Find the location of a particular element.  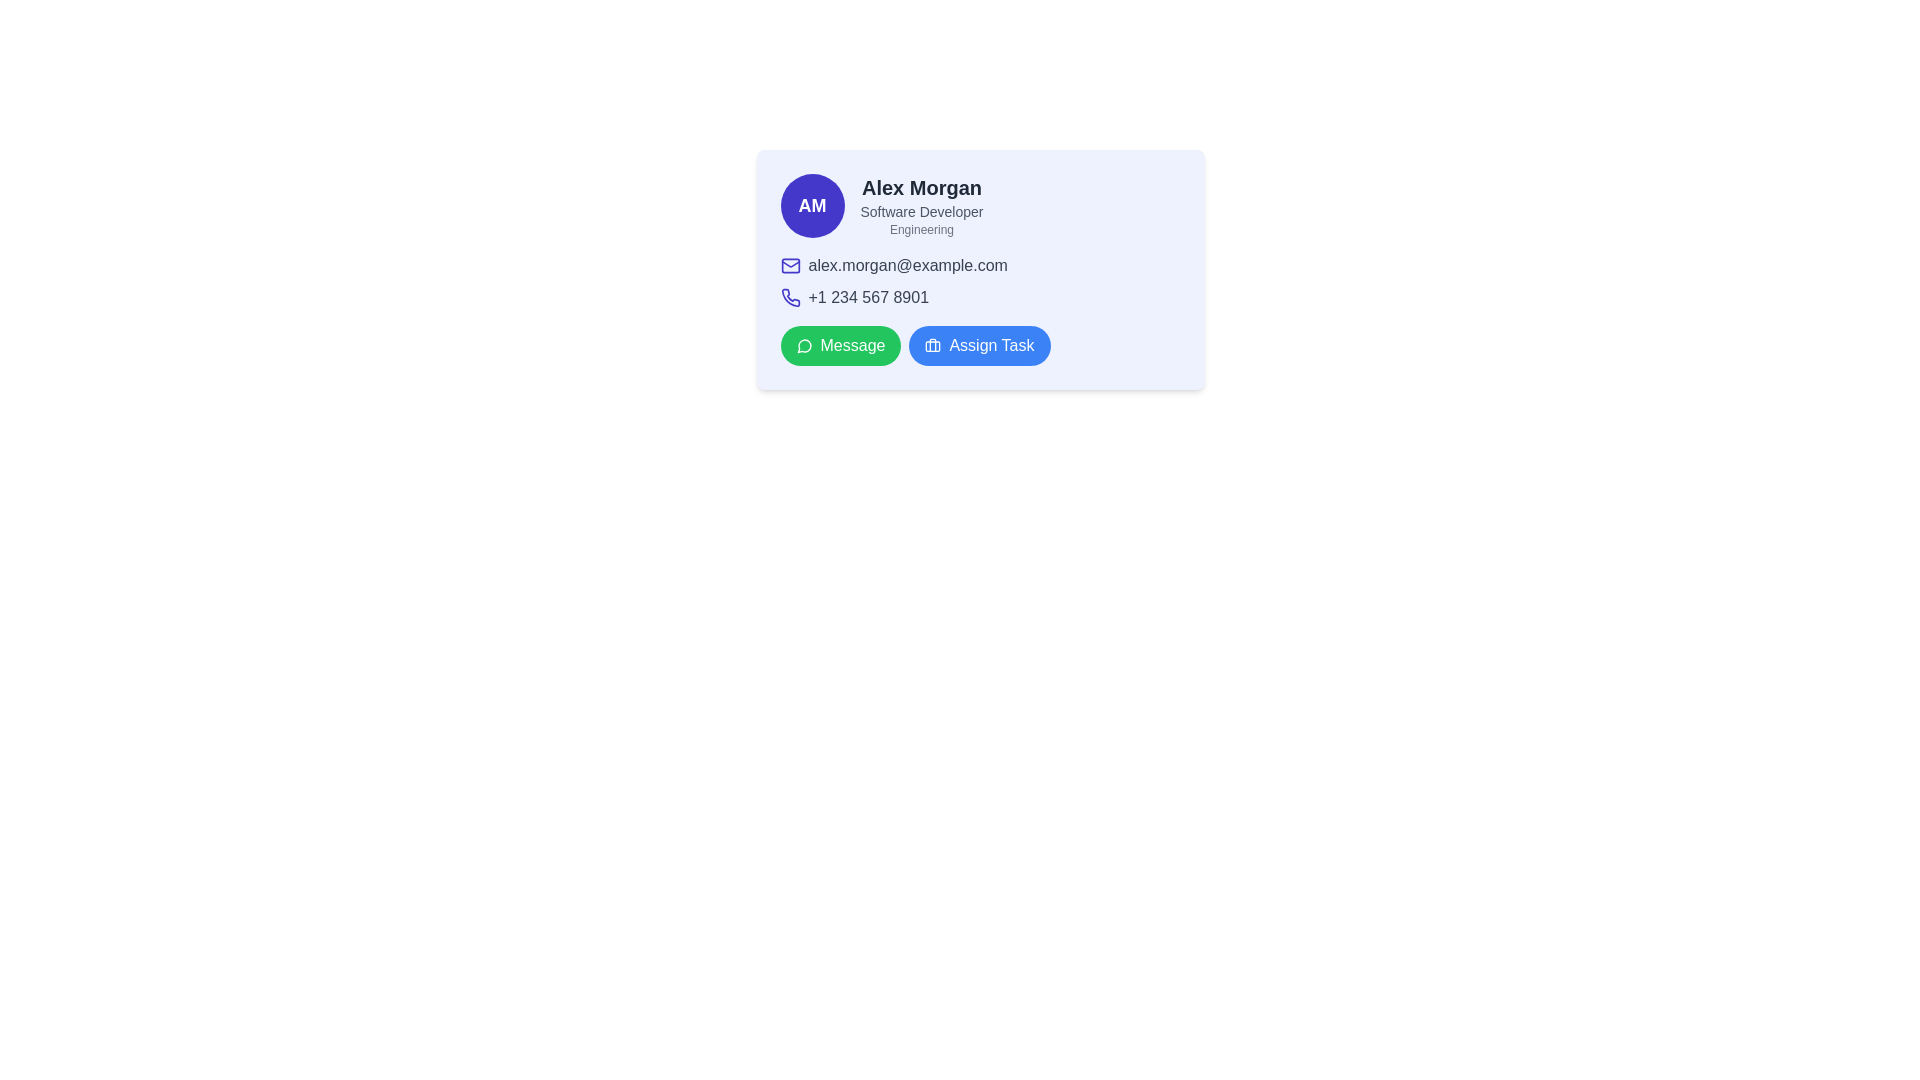

the phone icon, which is a vivid indigo icon resembling a phone, located to the left of the phone number '+1 234 567 8901' is located at coordinates (789, 297).